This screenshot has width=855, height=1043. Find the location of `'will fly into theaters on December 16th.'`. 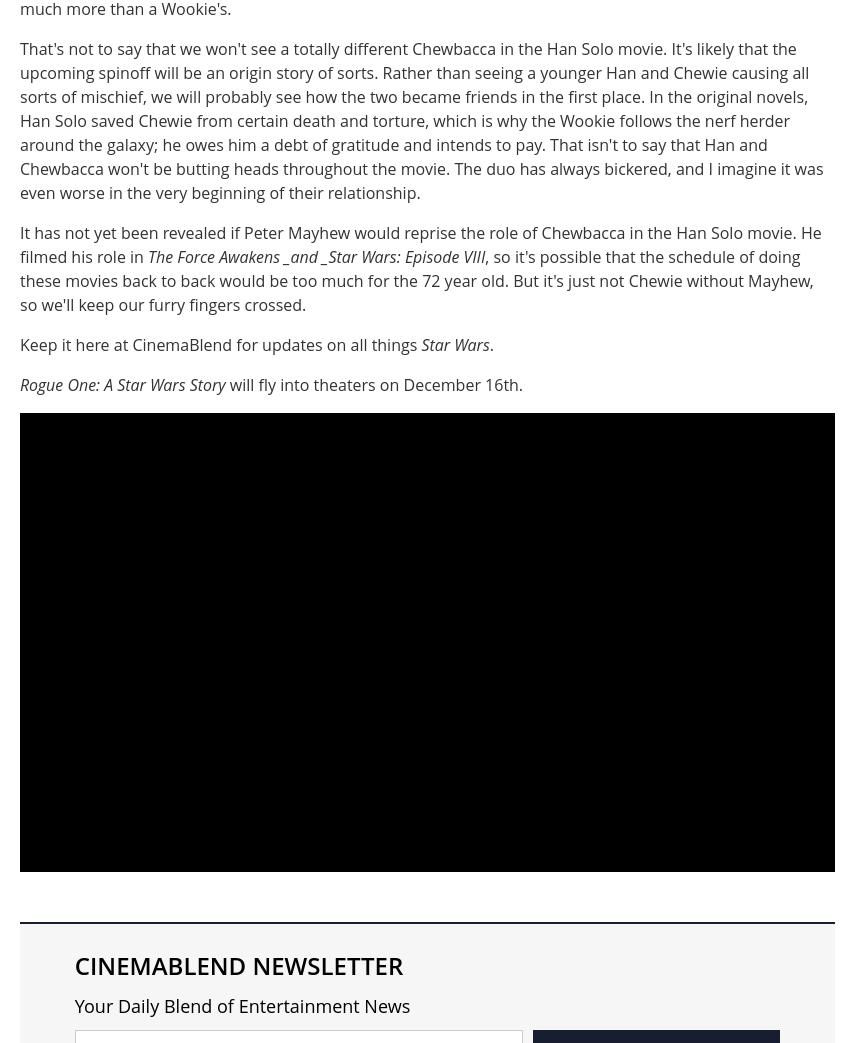

'will fly into theaters on December 16th.' is located at coordinates (372, 384).